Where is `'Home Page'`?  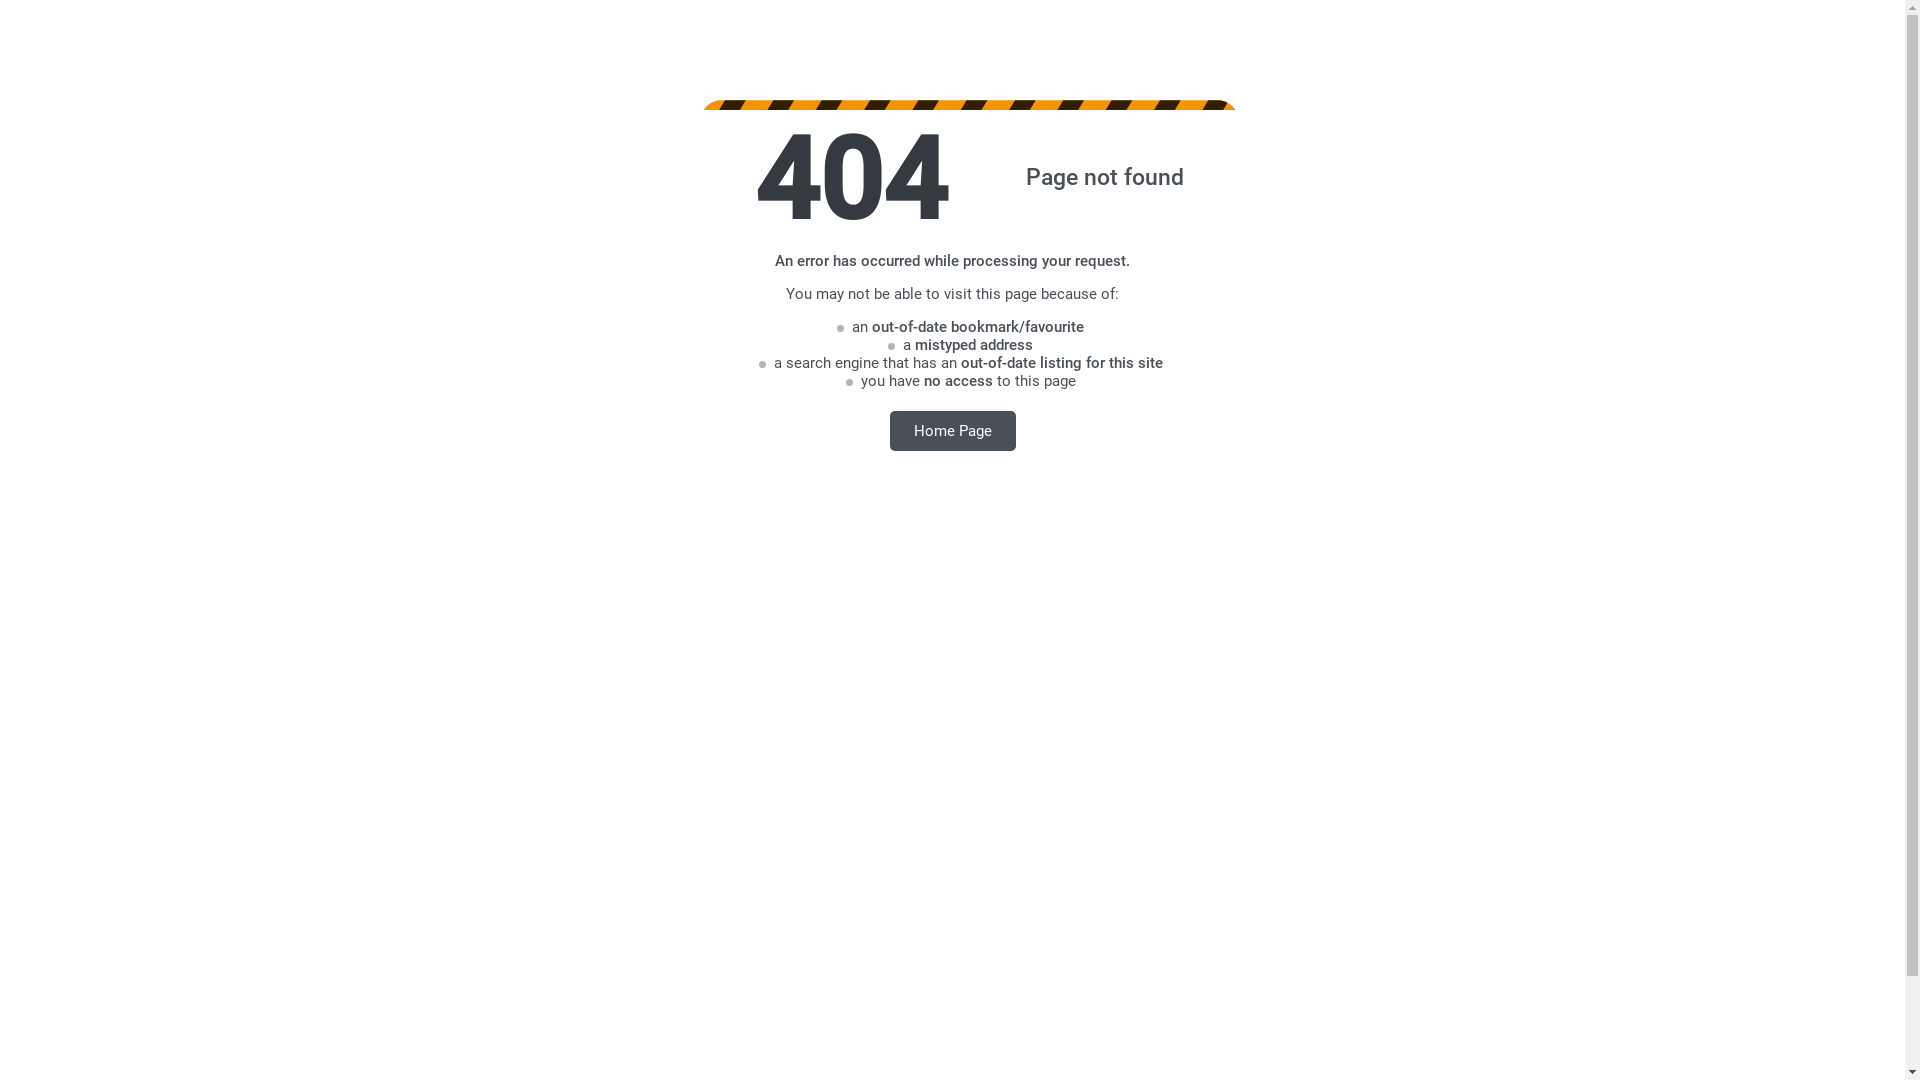 'Home Page' is located at coordinates (952, 429).